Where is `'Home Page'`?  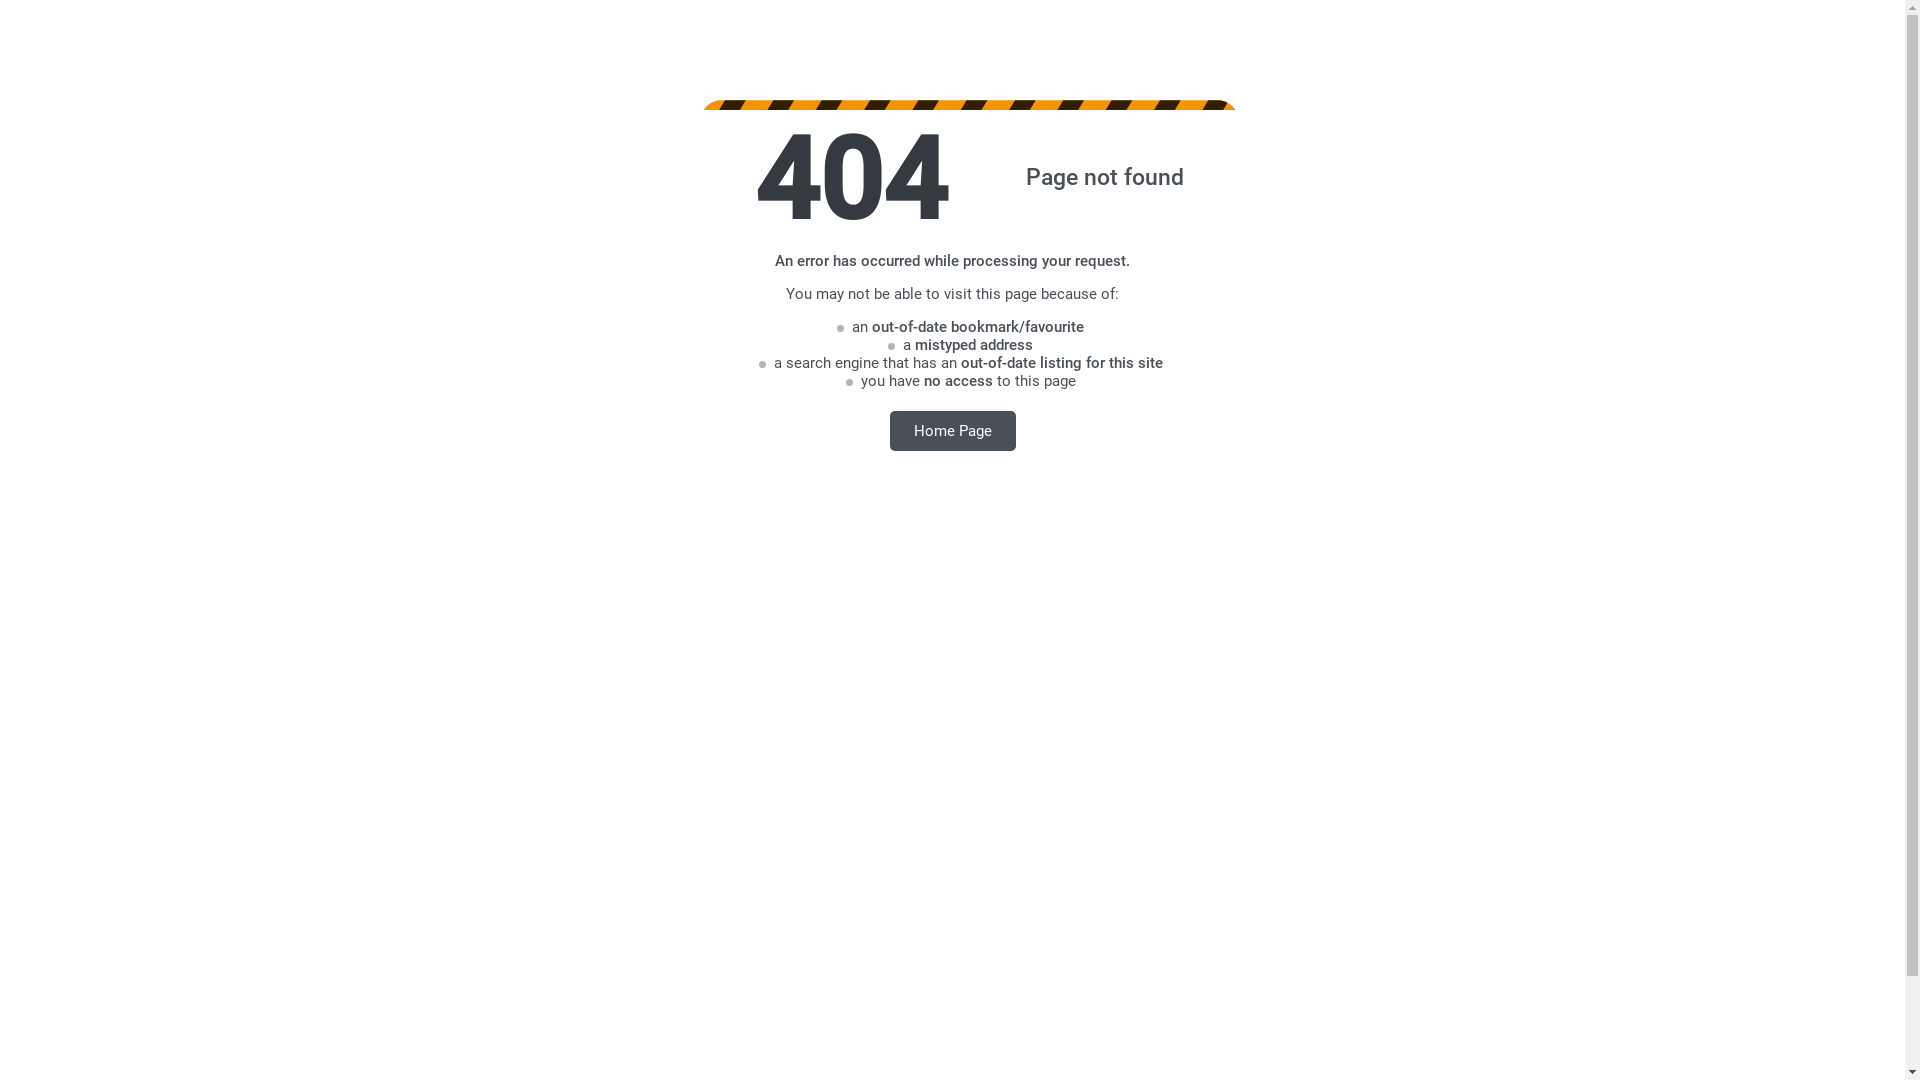 'Home Page' is located at coordinates (952, 429).